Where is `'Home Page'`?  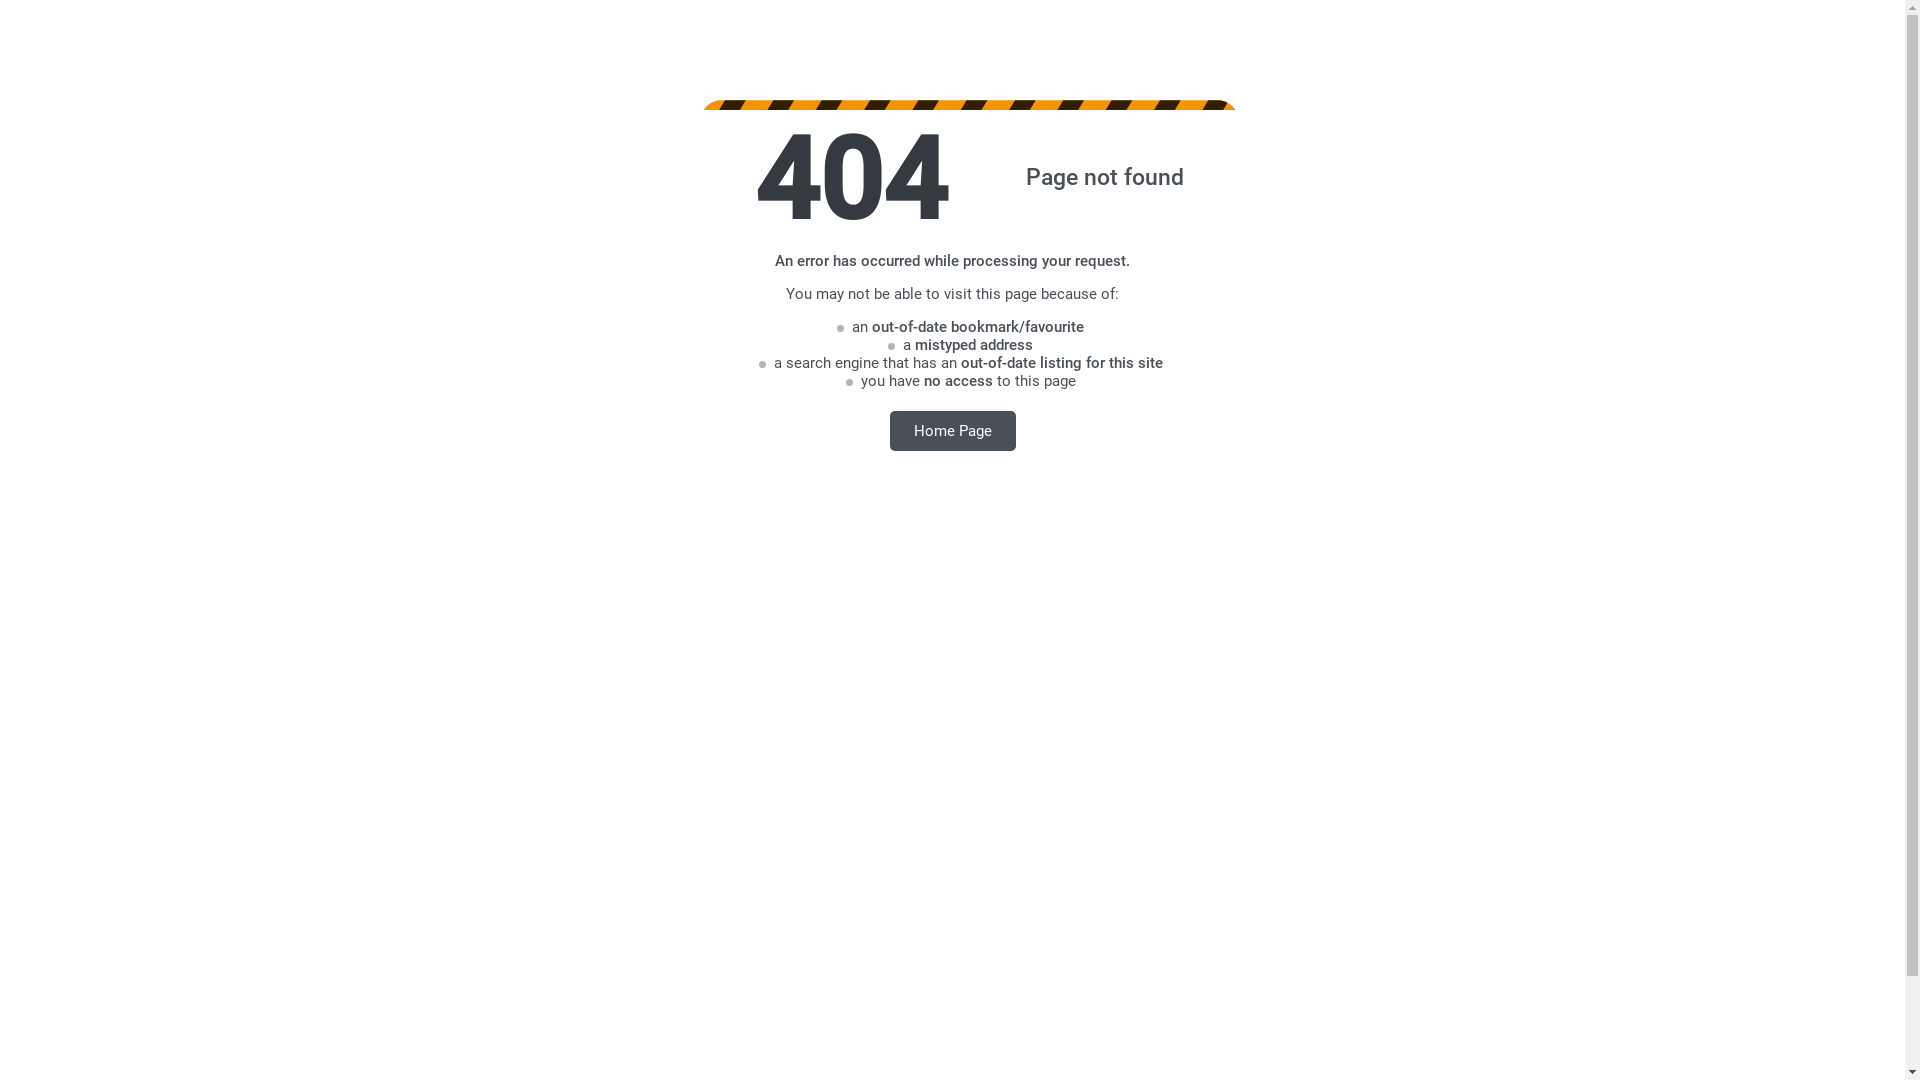 'Home Page' is located at coordinates (952, 429).